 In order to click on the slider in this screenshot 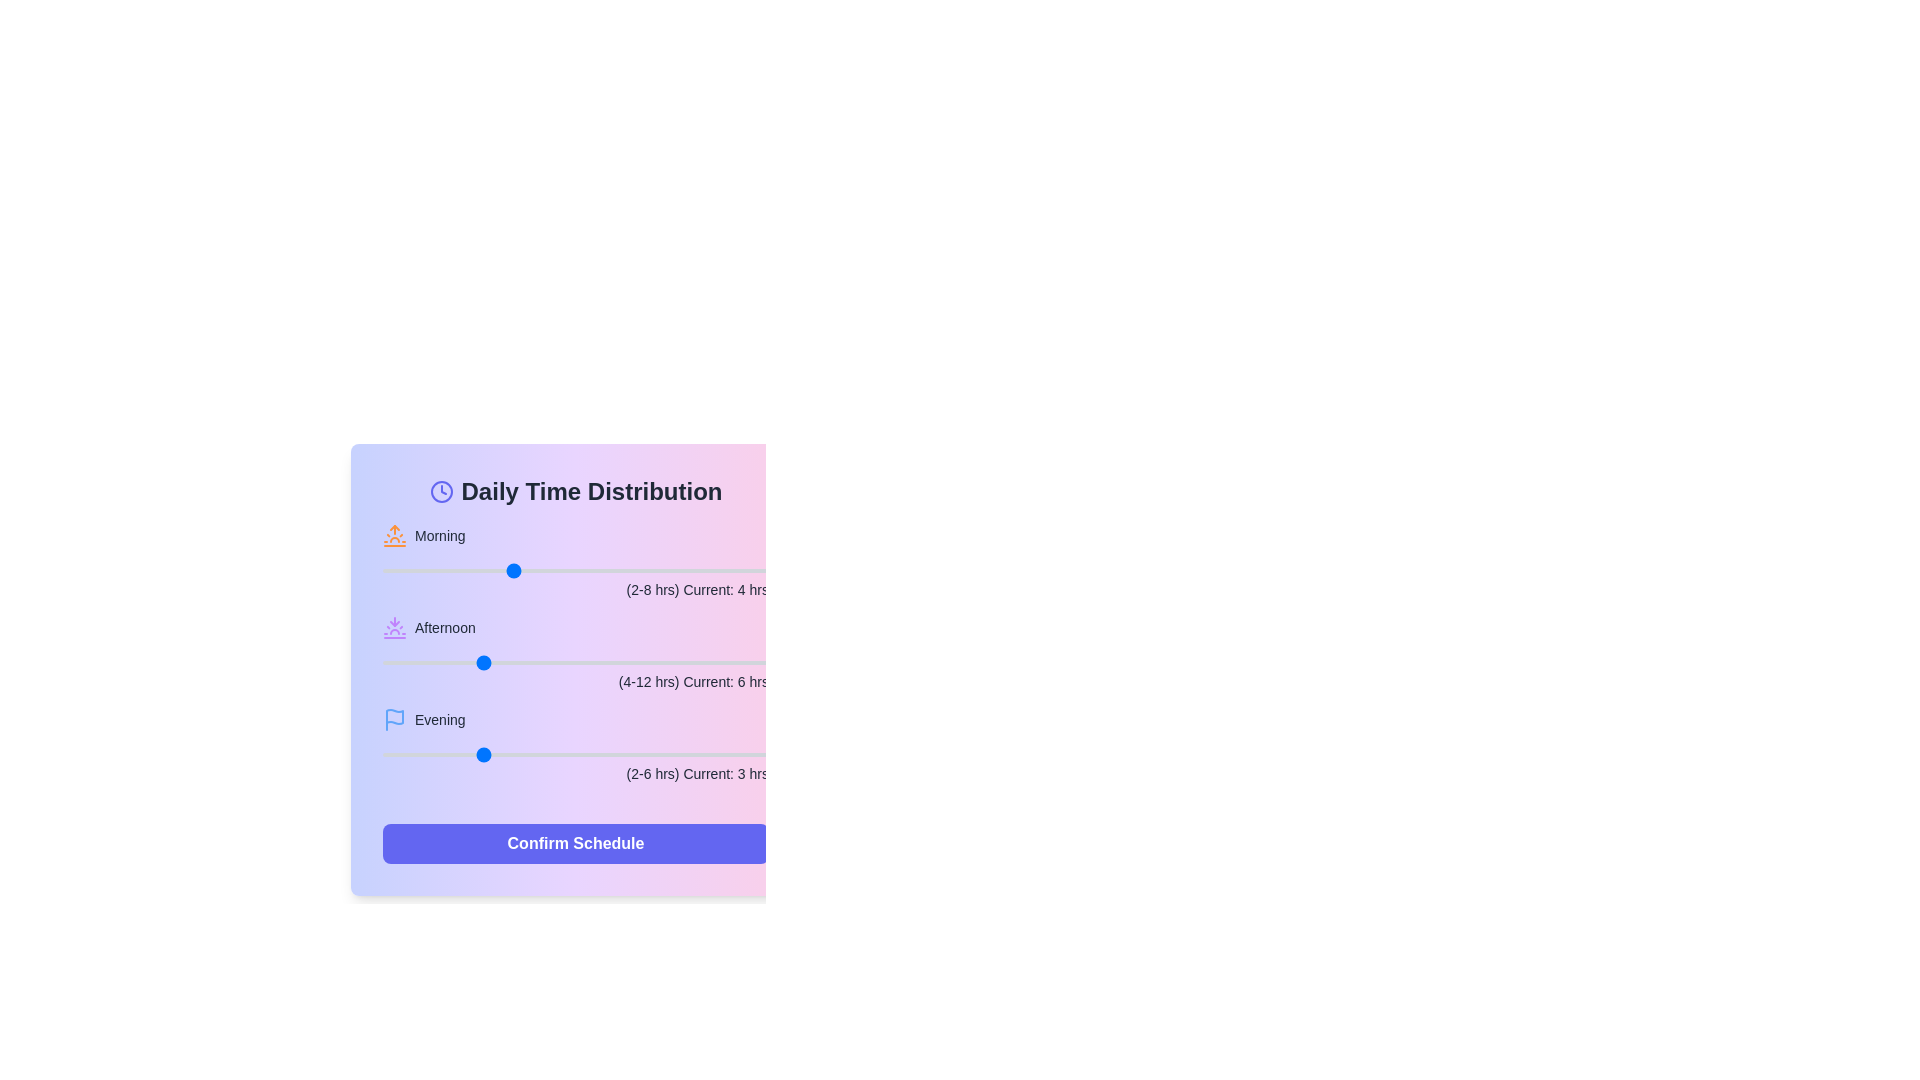, I will do `click(383, 755)`.